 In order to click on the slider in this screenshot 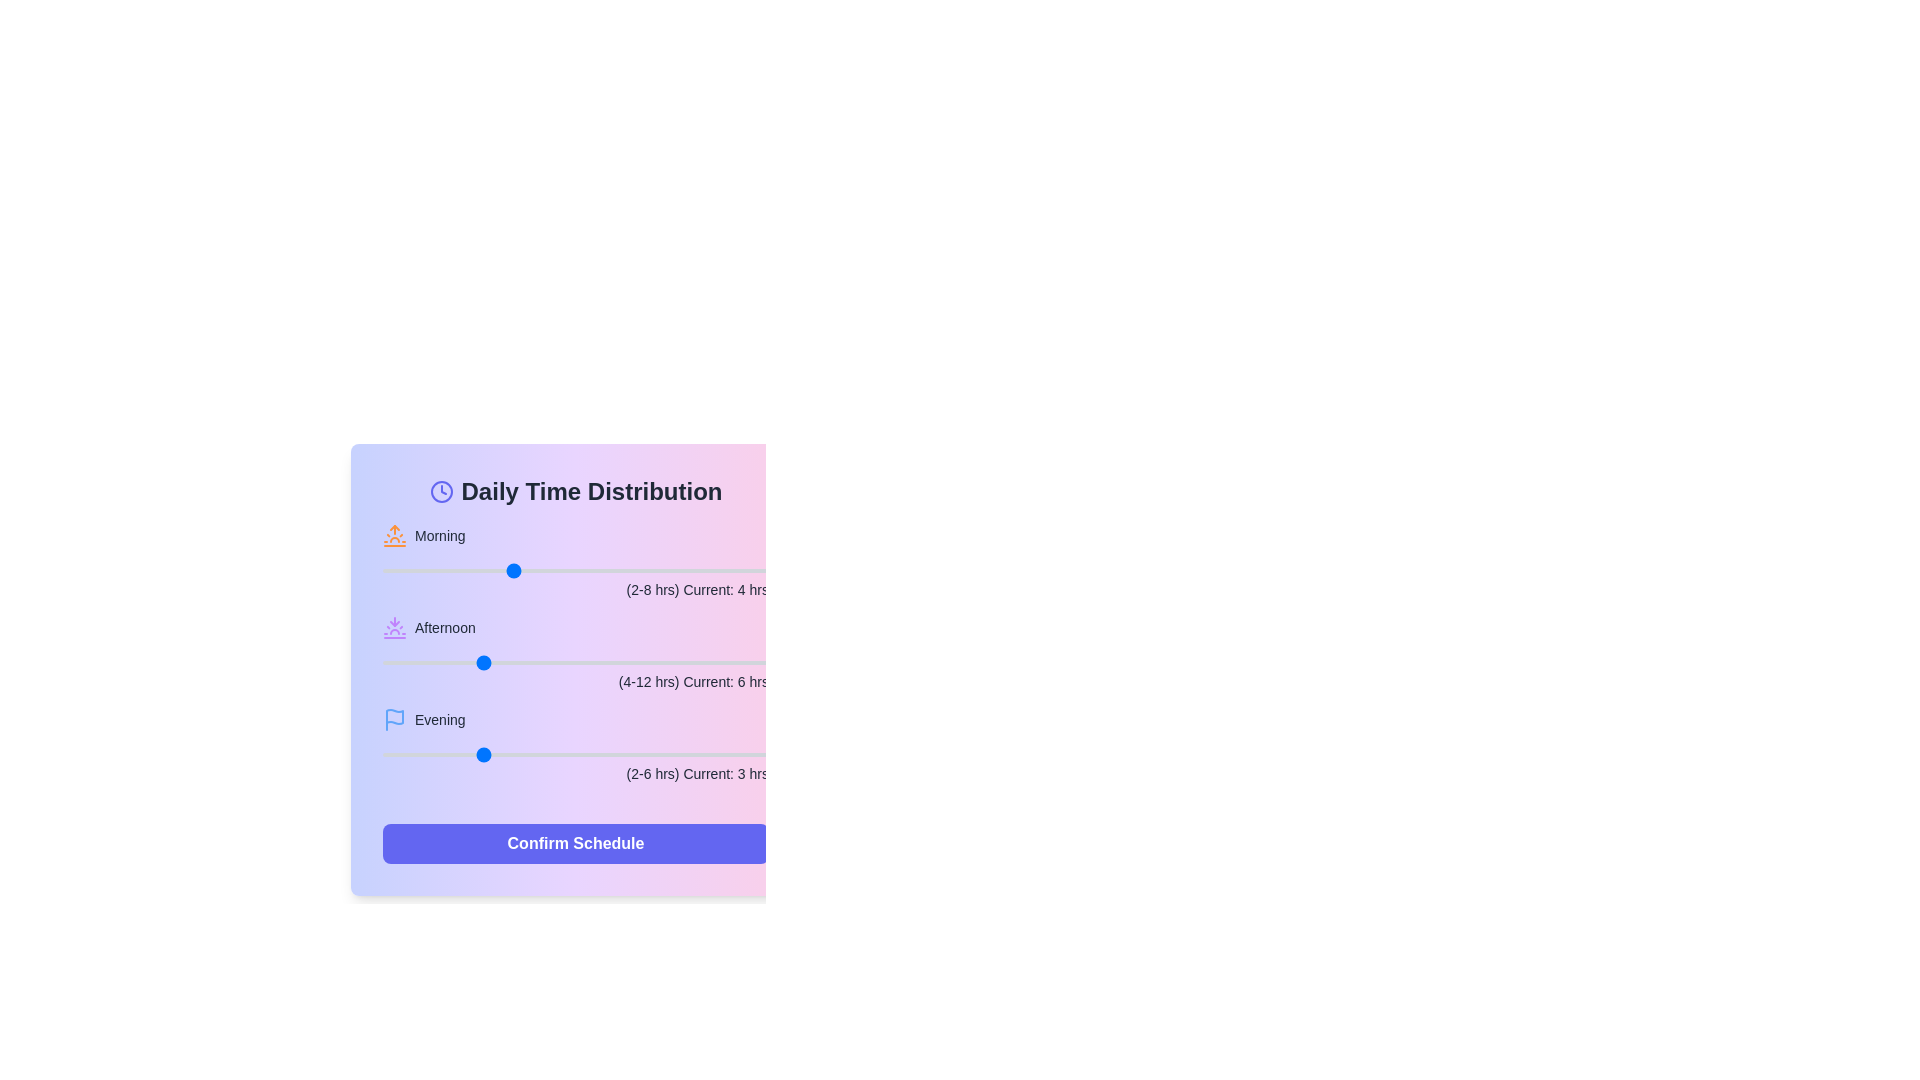, I will do `click(383, 755)`.